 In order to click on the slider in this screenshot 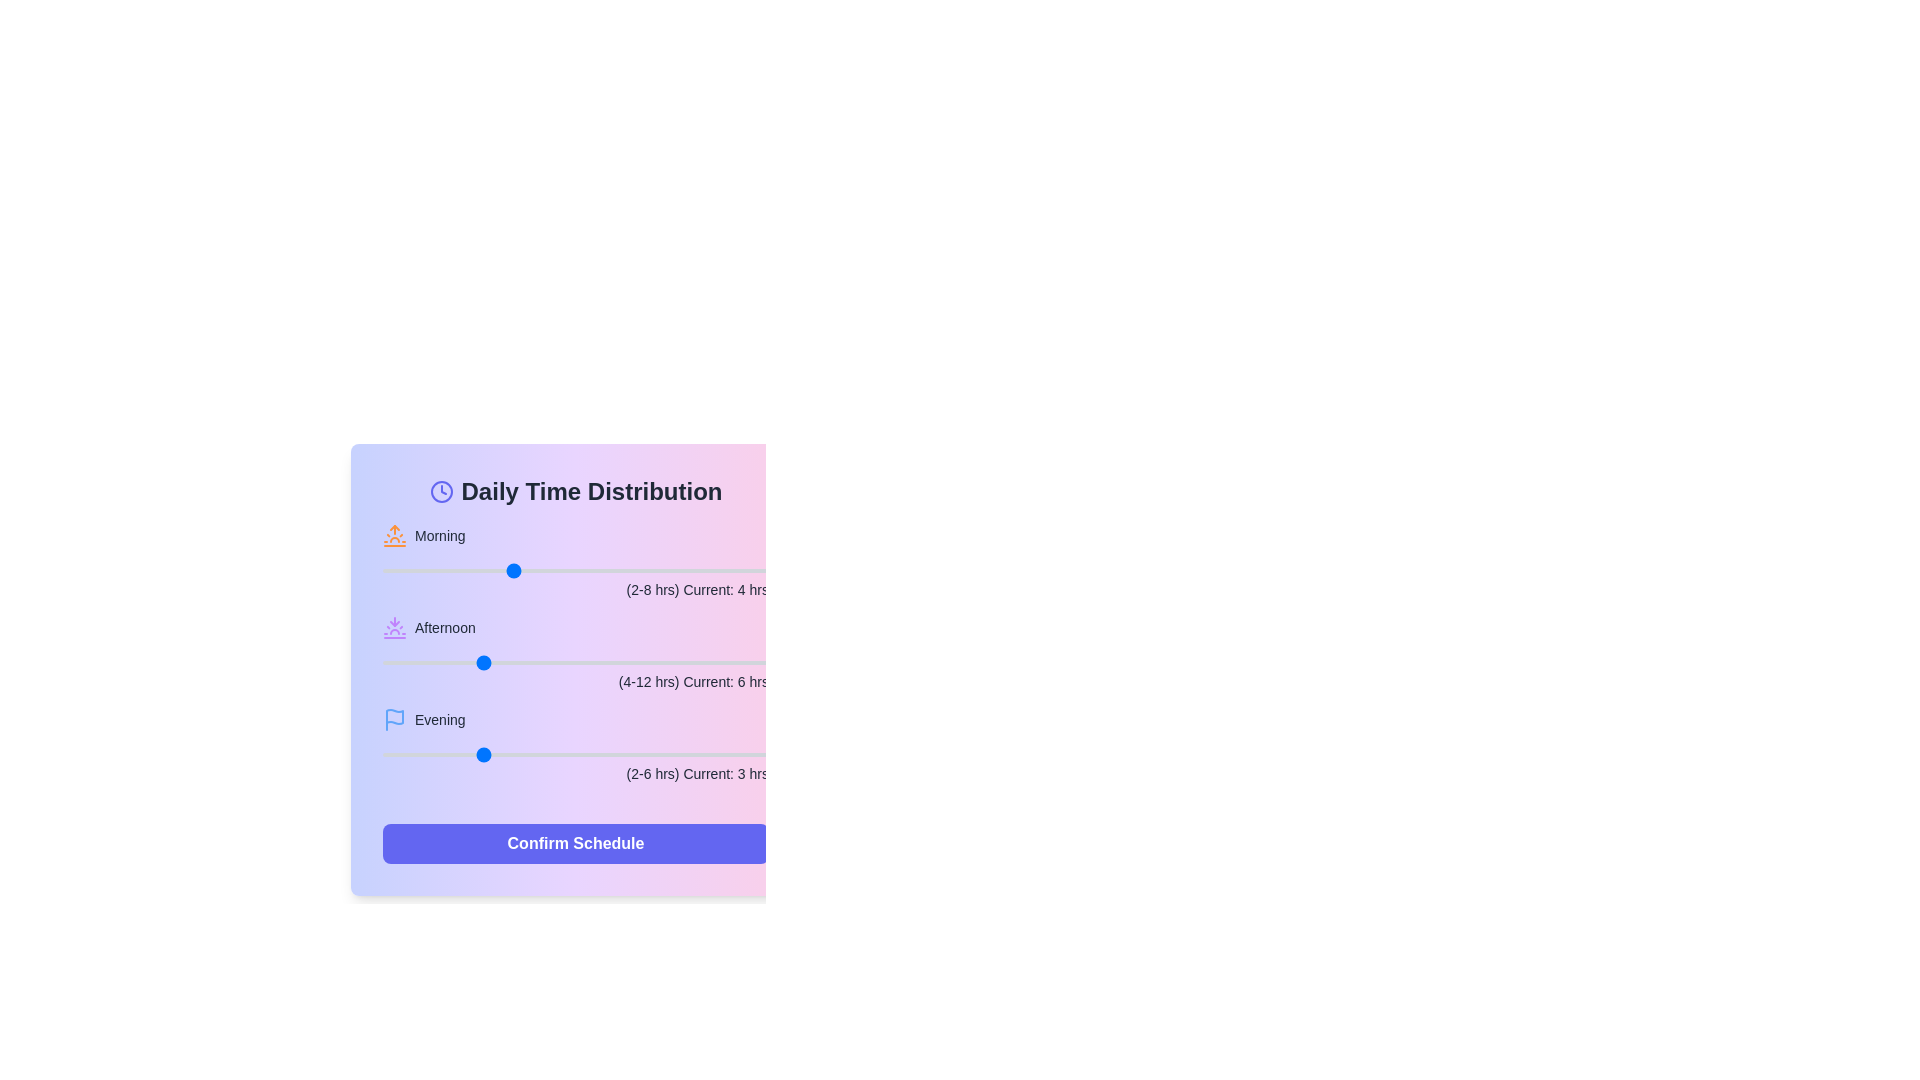, I will do `click(383, 755)`.